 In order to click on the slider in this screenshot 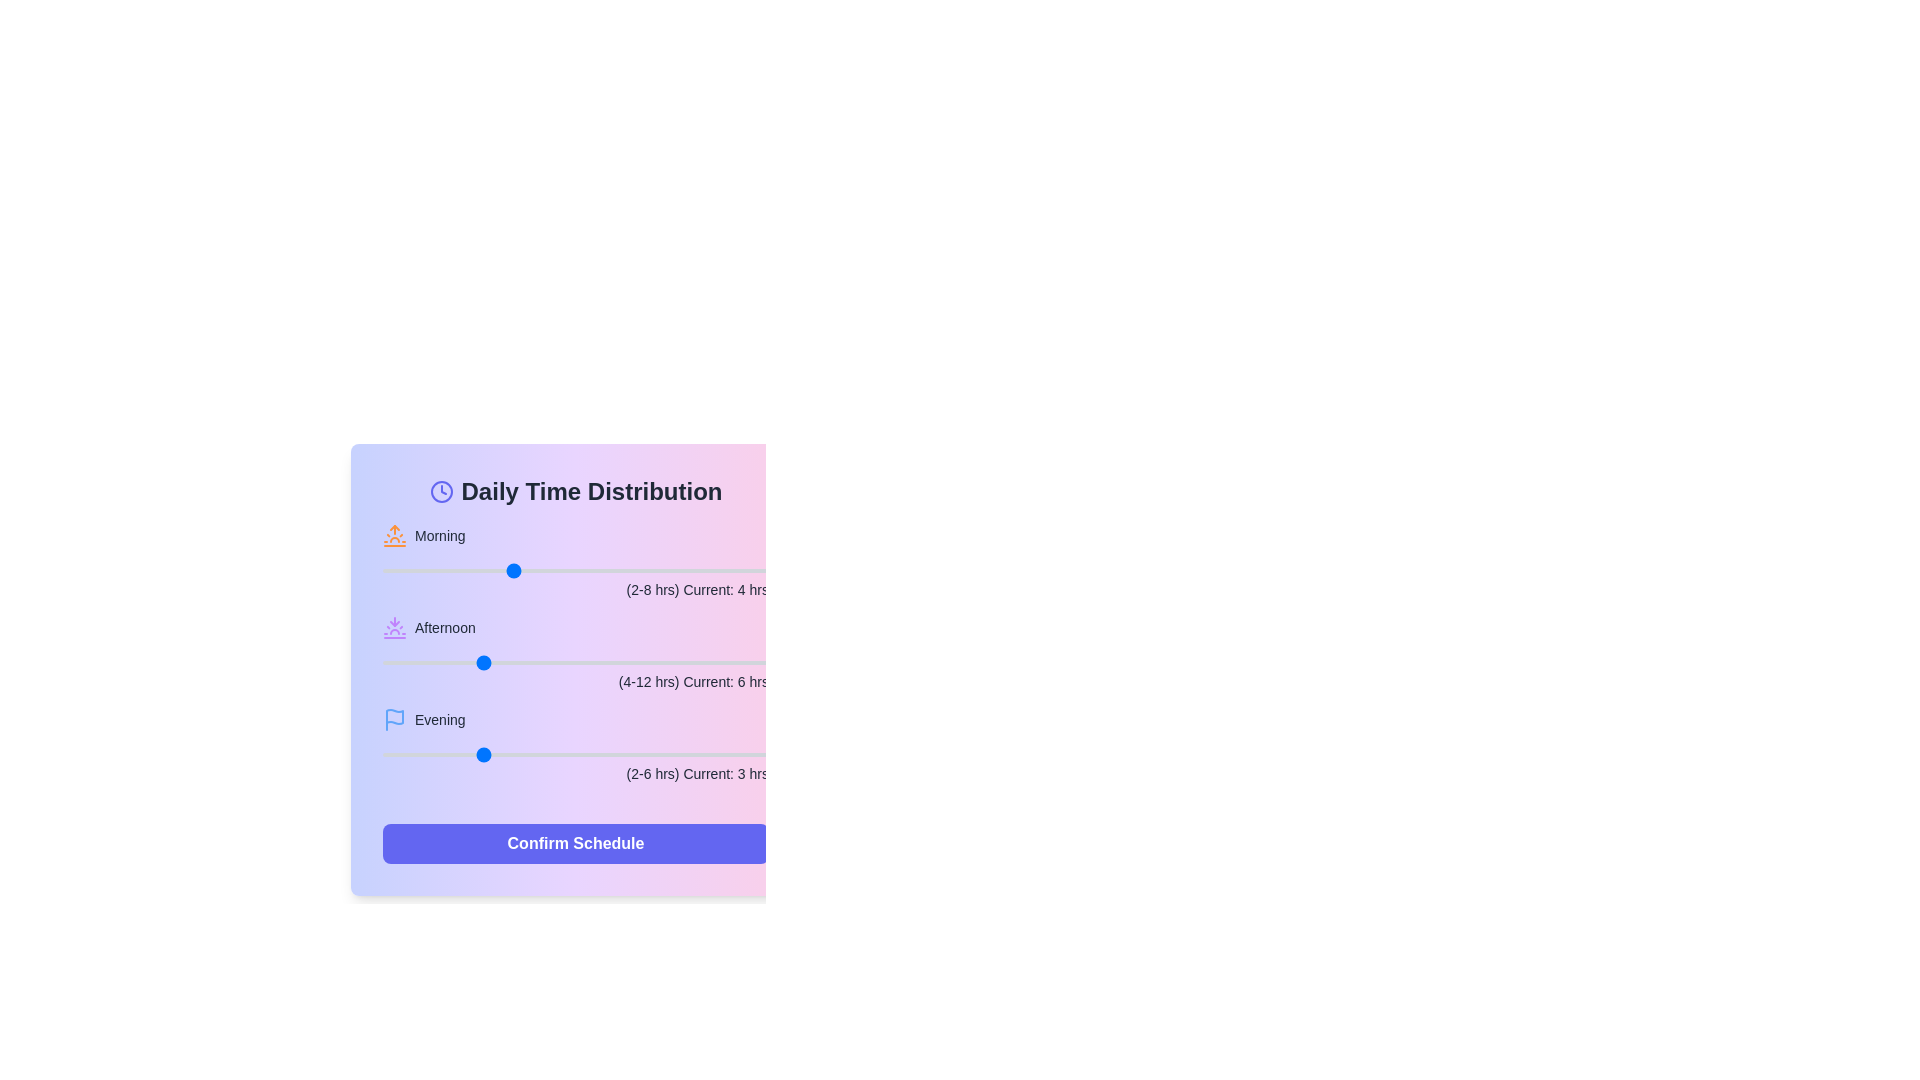, I will do `click(383, 755)`.